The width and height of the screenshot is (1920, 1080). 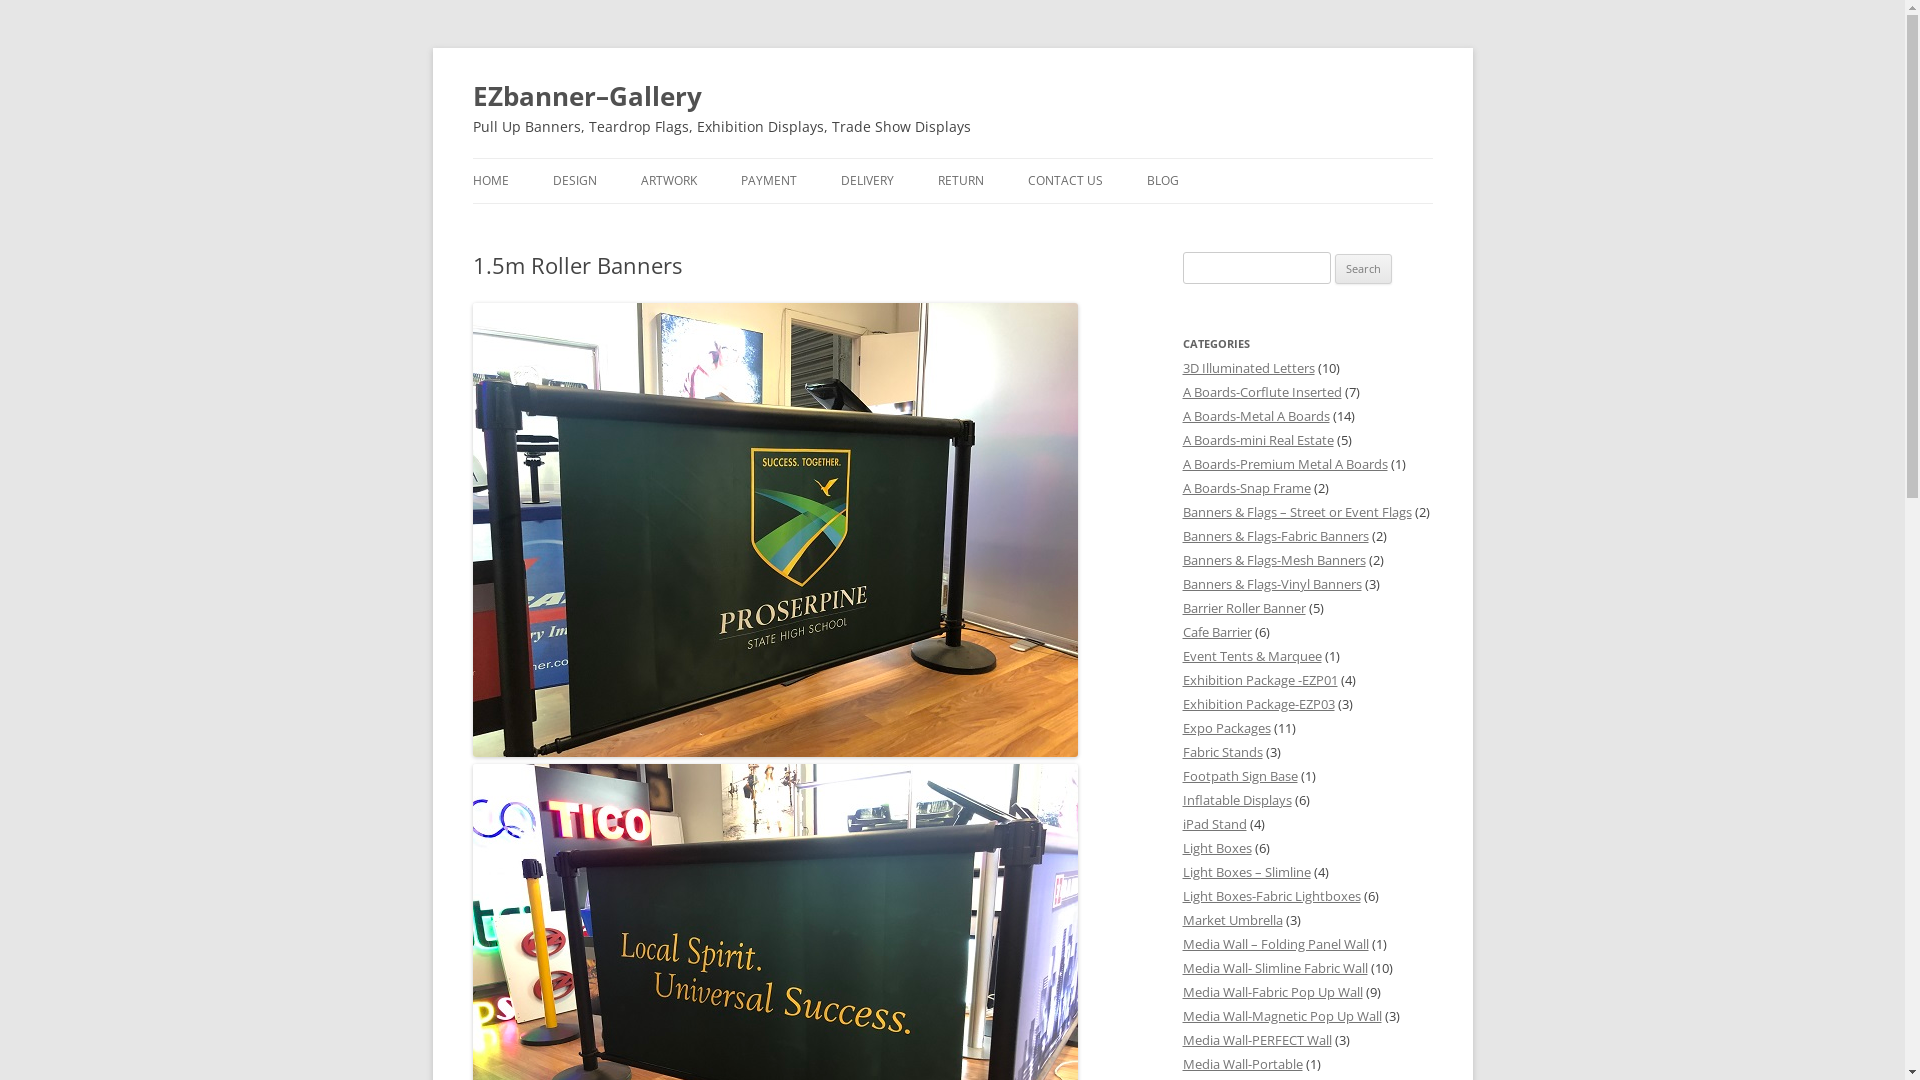 What do you see at coordinates (1181, 894) in the screenshot?
I see `'Light Boxes-Fabric Lightboxes'` at bounding box center [1181, 894].